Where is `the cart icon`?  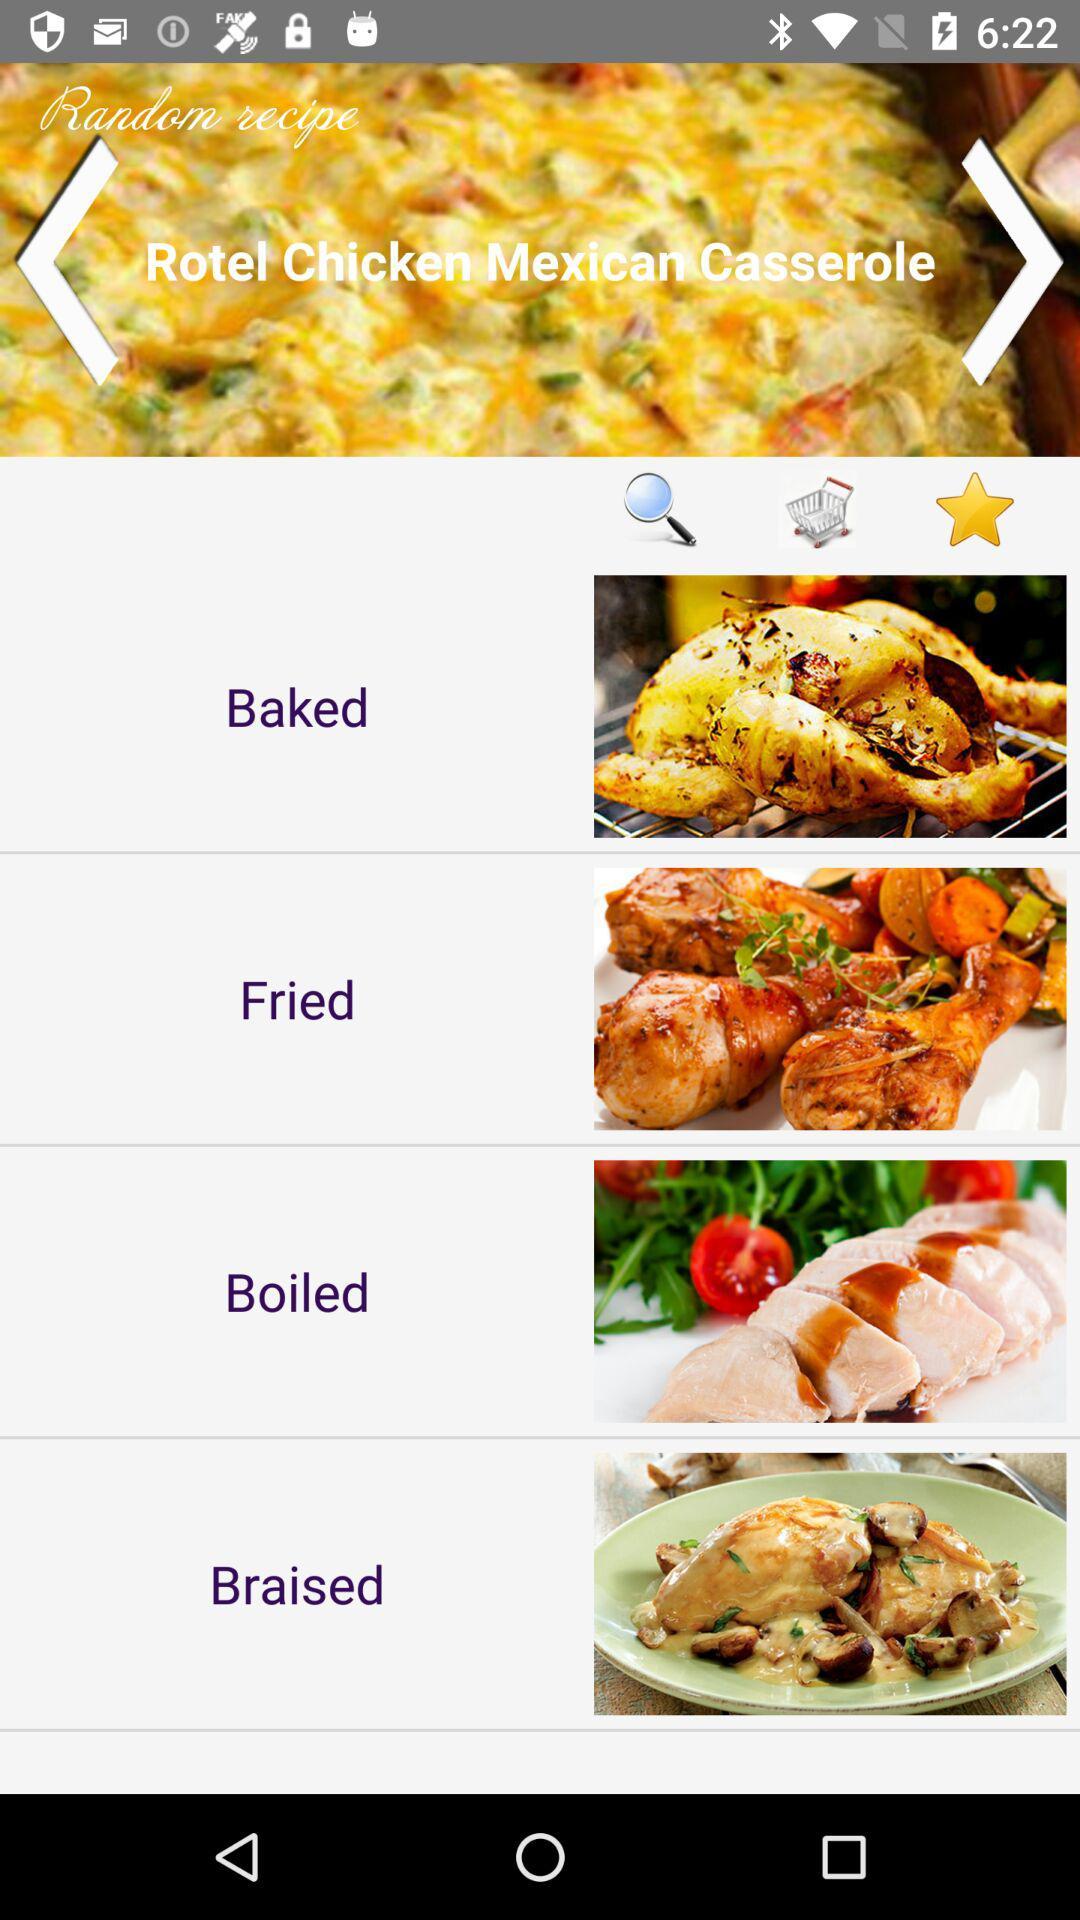 the cart icon is located at coordinates (817, 509).